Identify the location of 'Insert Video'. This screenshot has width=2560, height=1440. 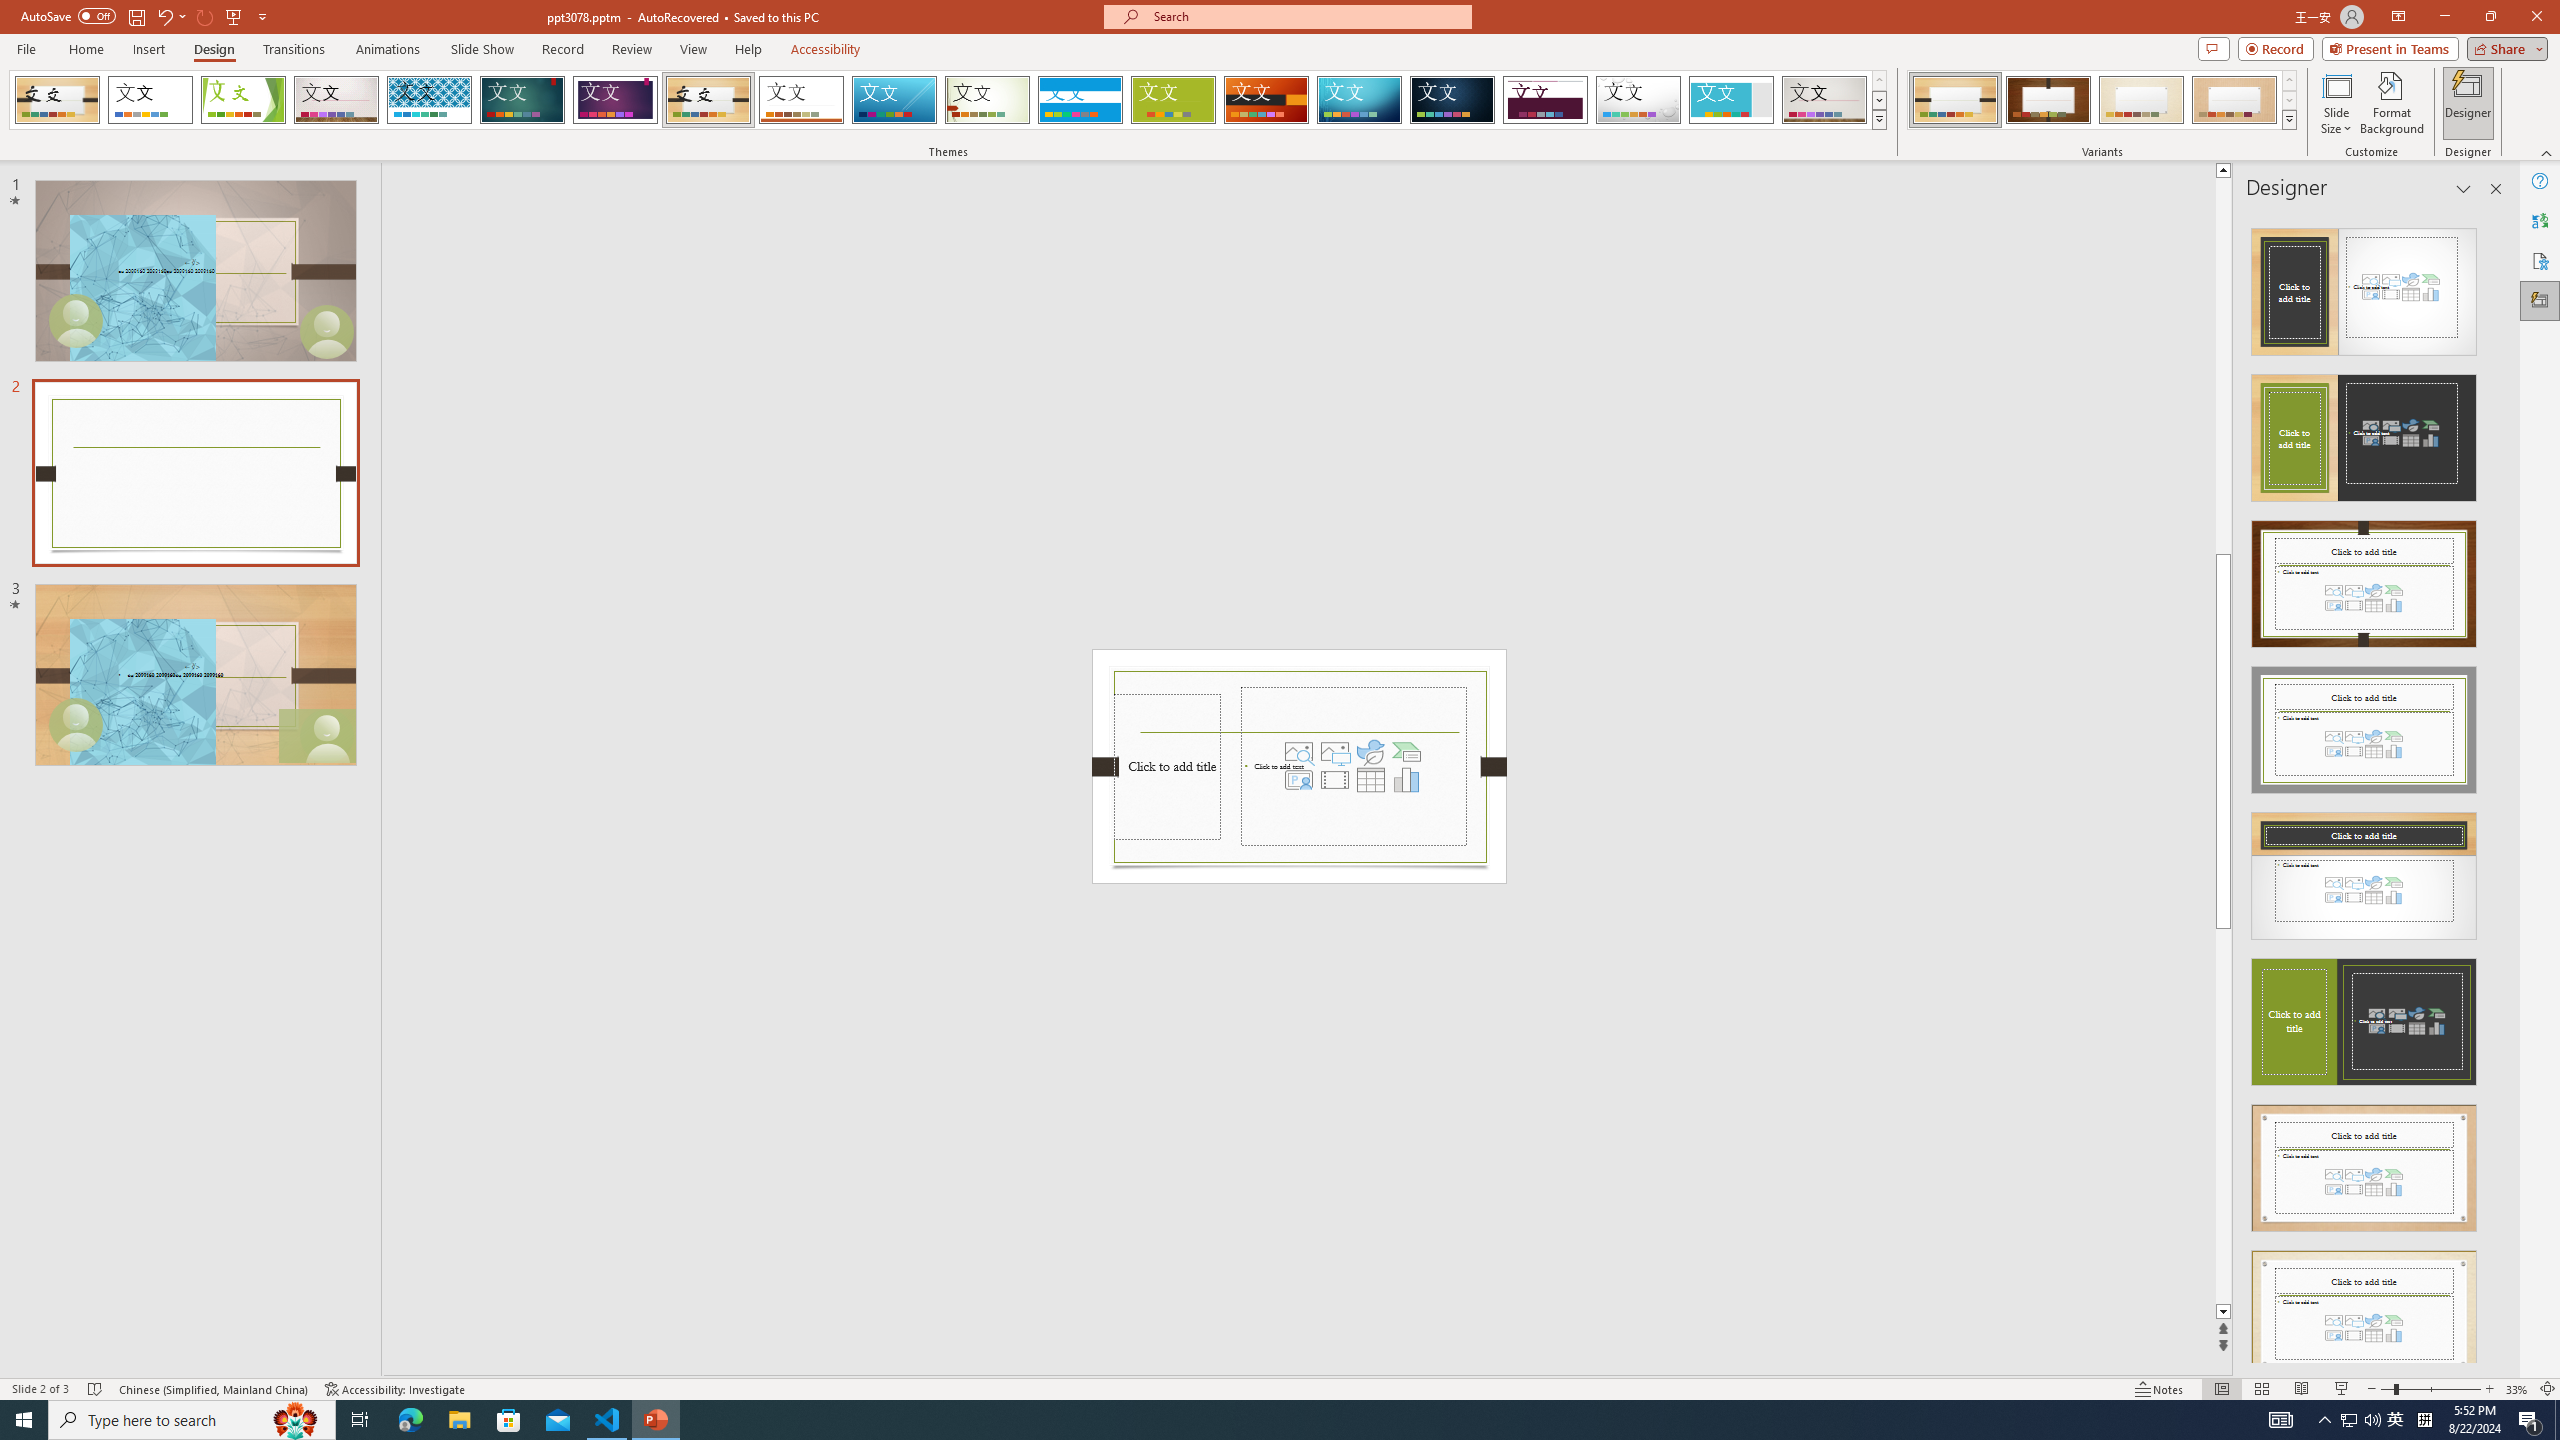
(1334, 778).